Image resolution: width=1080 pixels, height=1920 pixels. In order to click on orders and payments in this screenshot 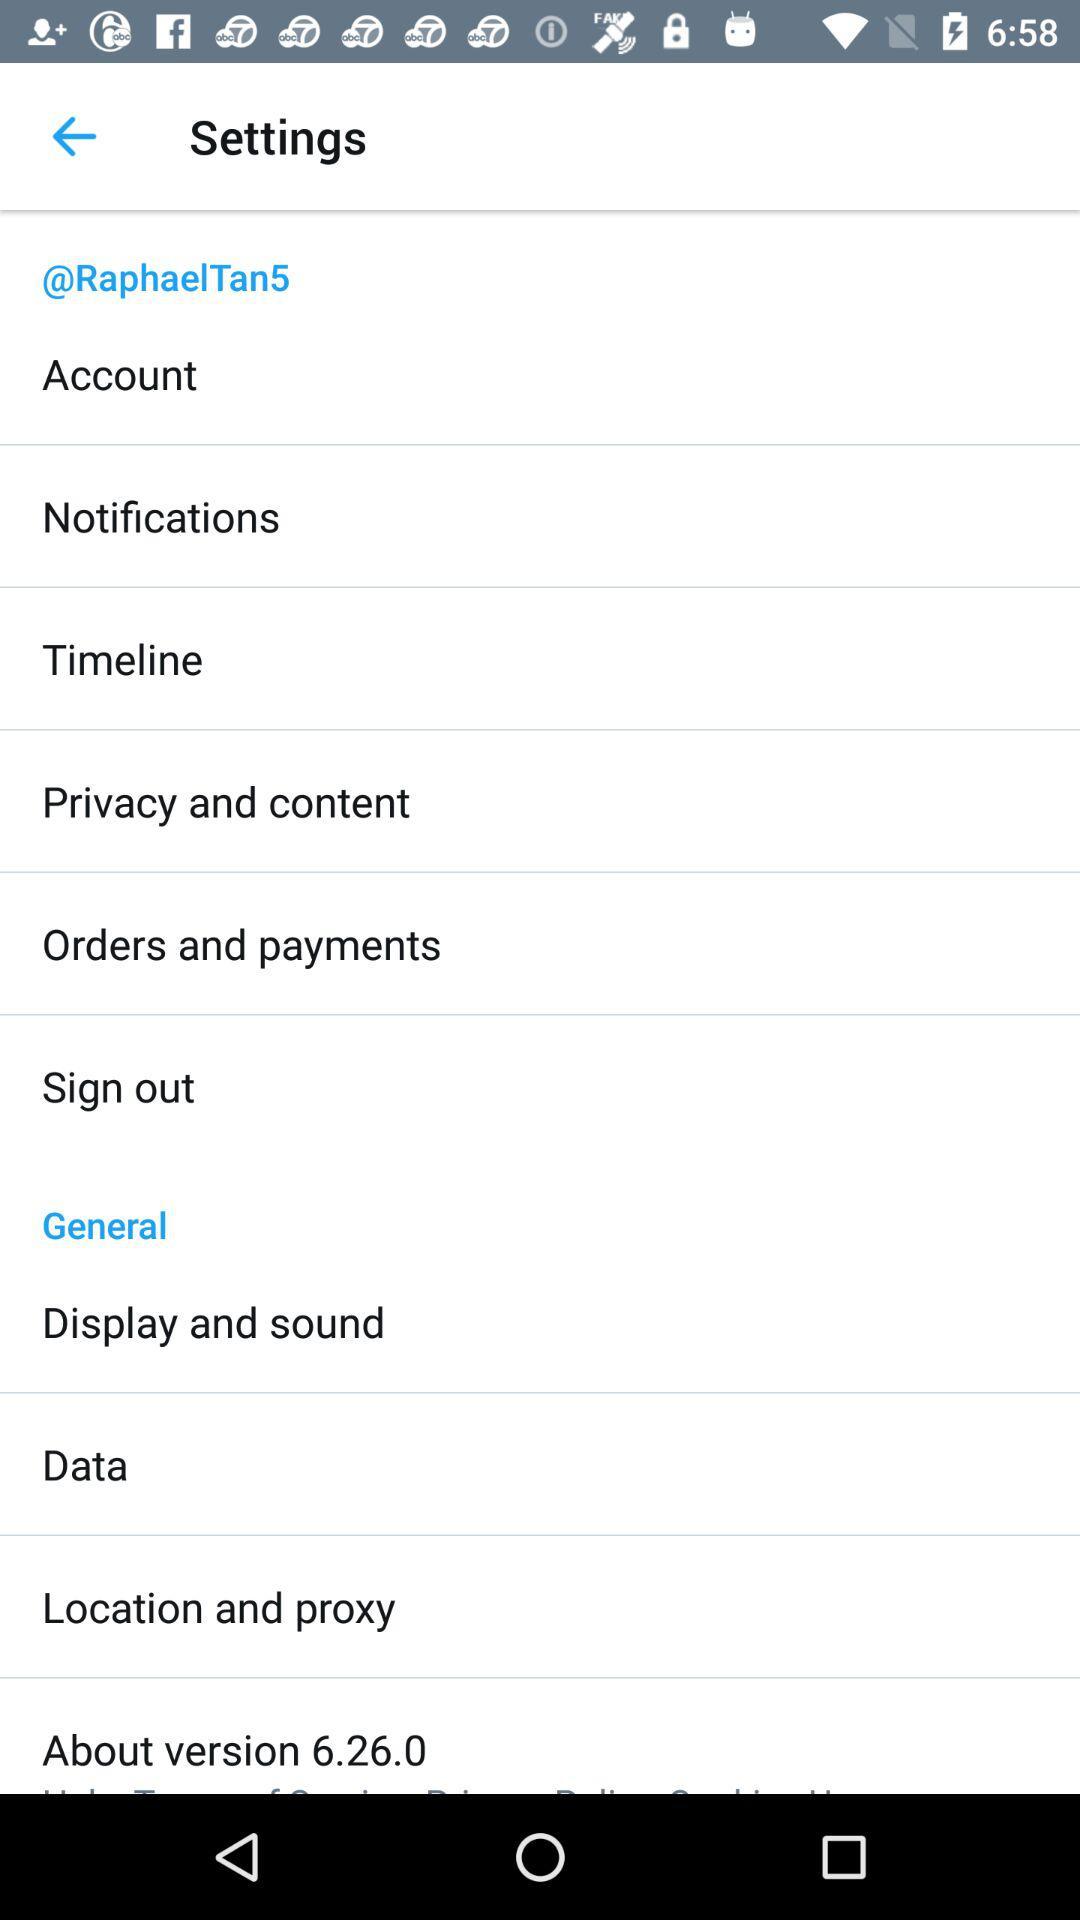, I will do `click(240, 942)`.